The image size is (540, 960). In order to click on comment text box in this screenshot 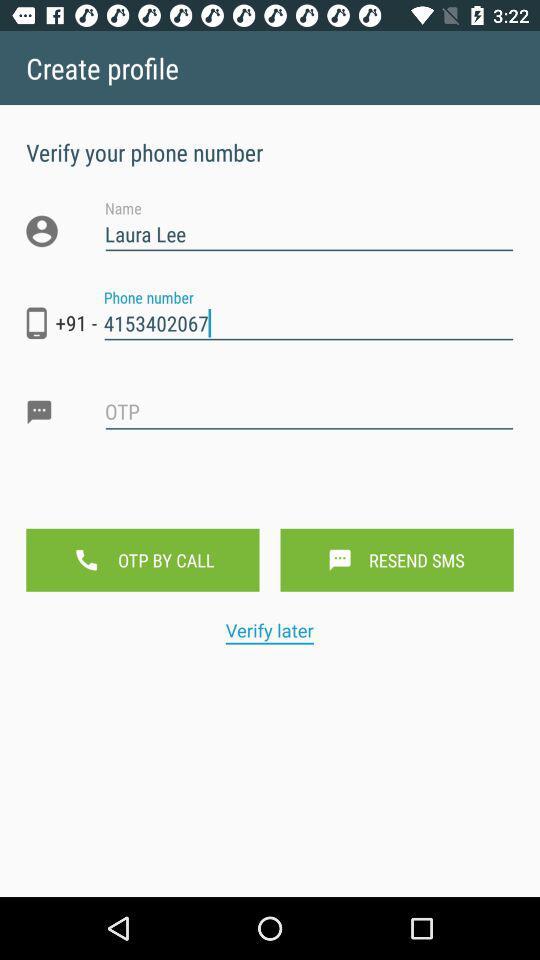, I will do `click(309, 428)`.